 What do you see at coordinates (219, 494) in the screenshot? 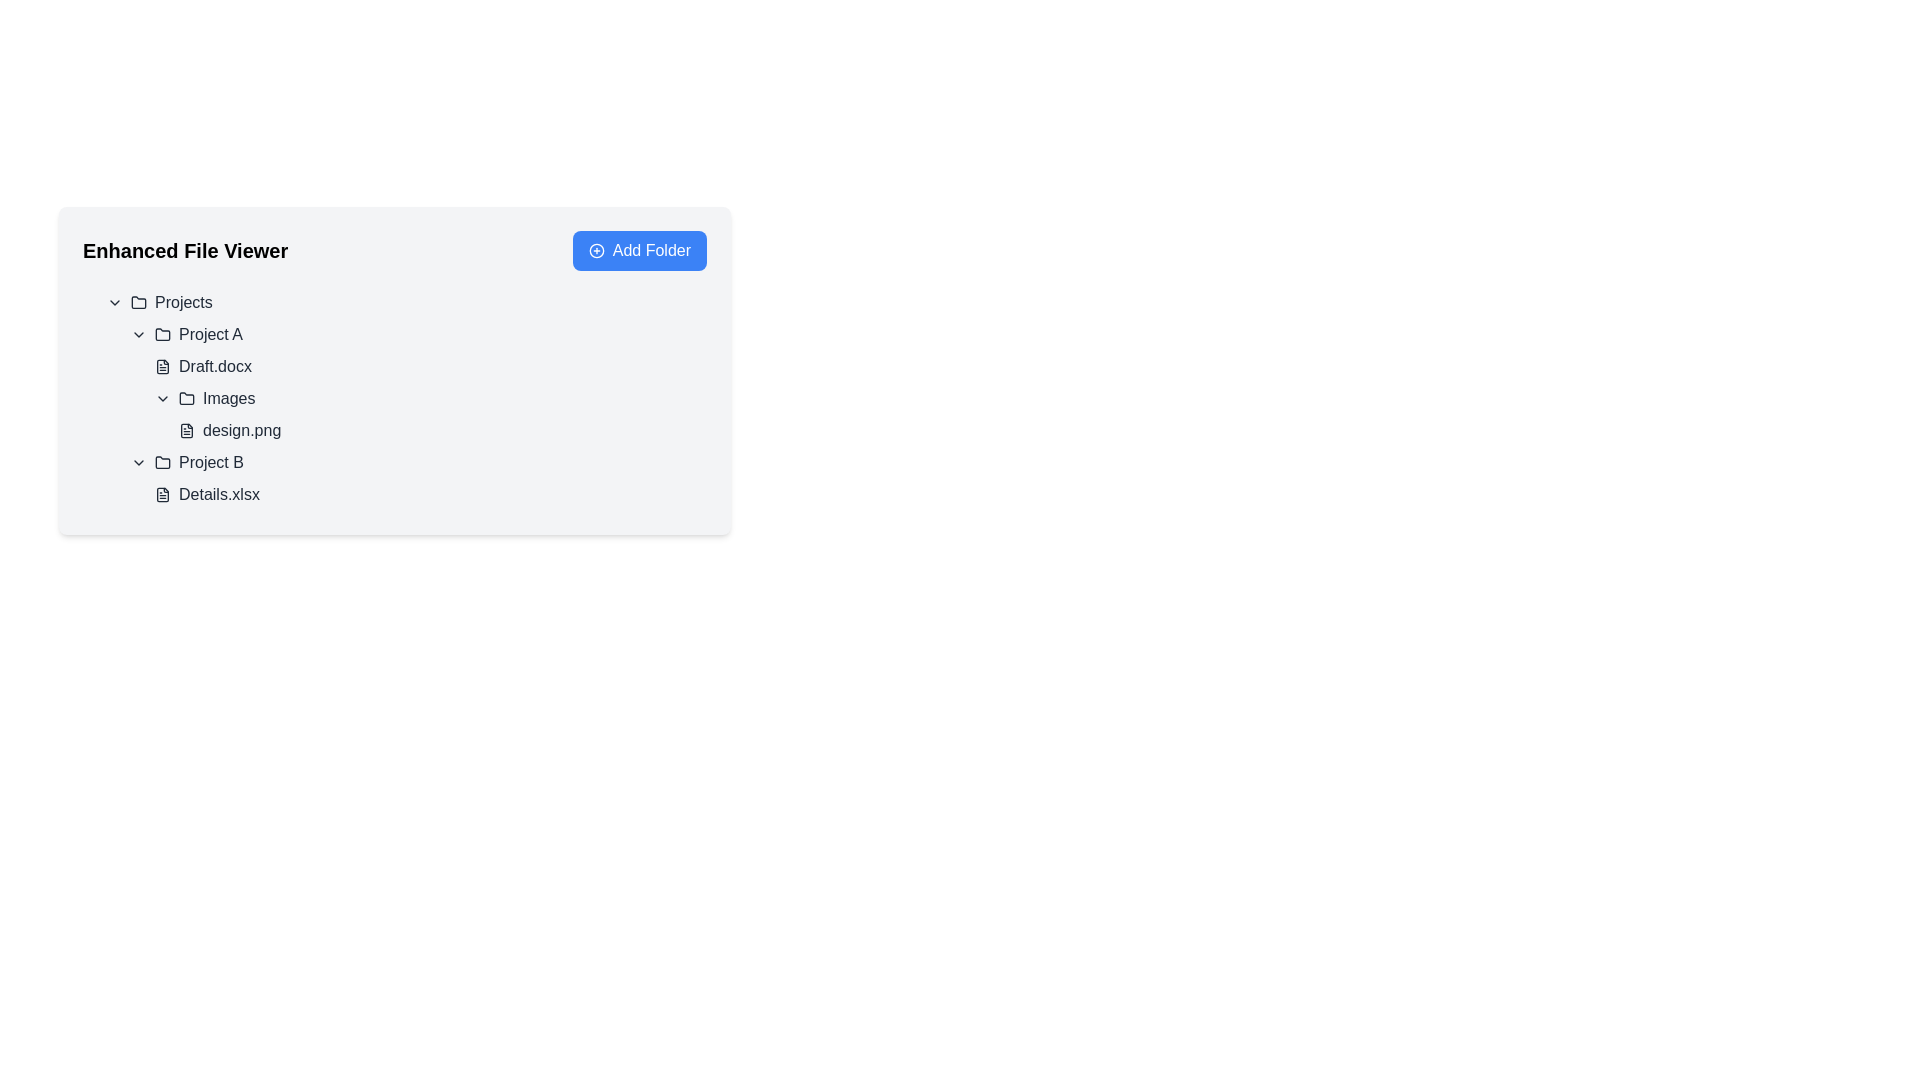
I see `the text label representing the file named 'Details.xlsx' located under the folder 'Project B'` at bounding box center [219, 494].